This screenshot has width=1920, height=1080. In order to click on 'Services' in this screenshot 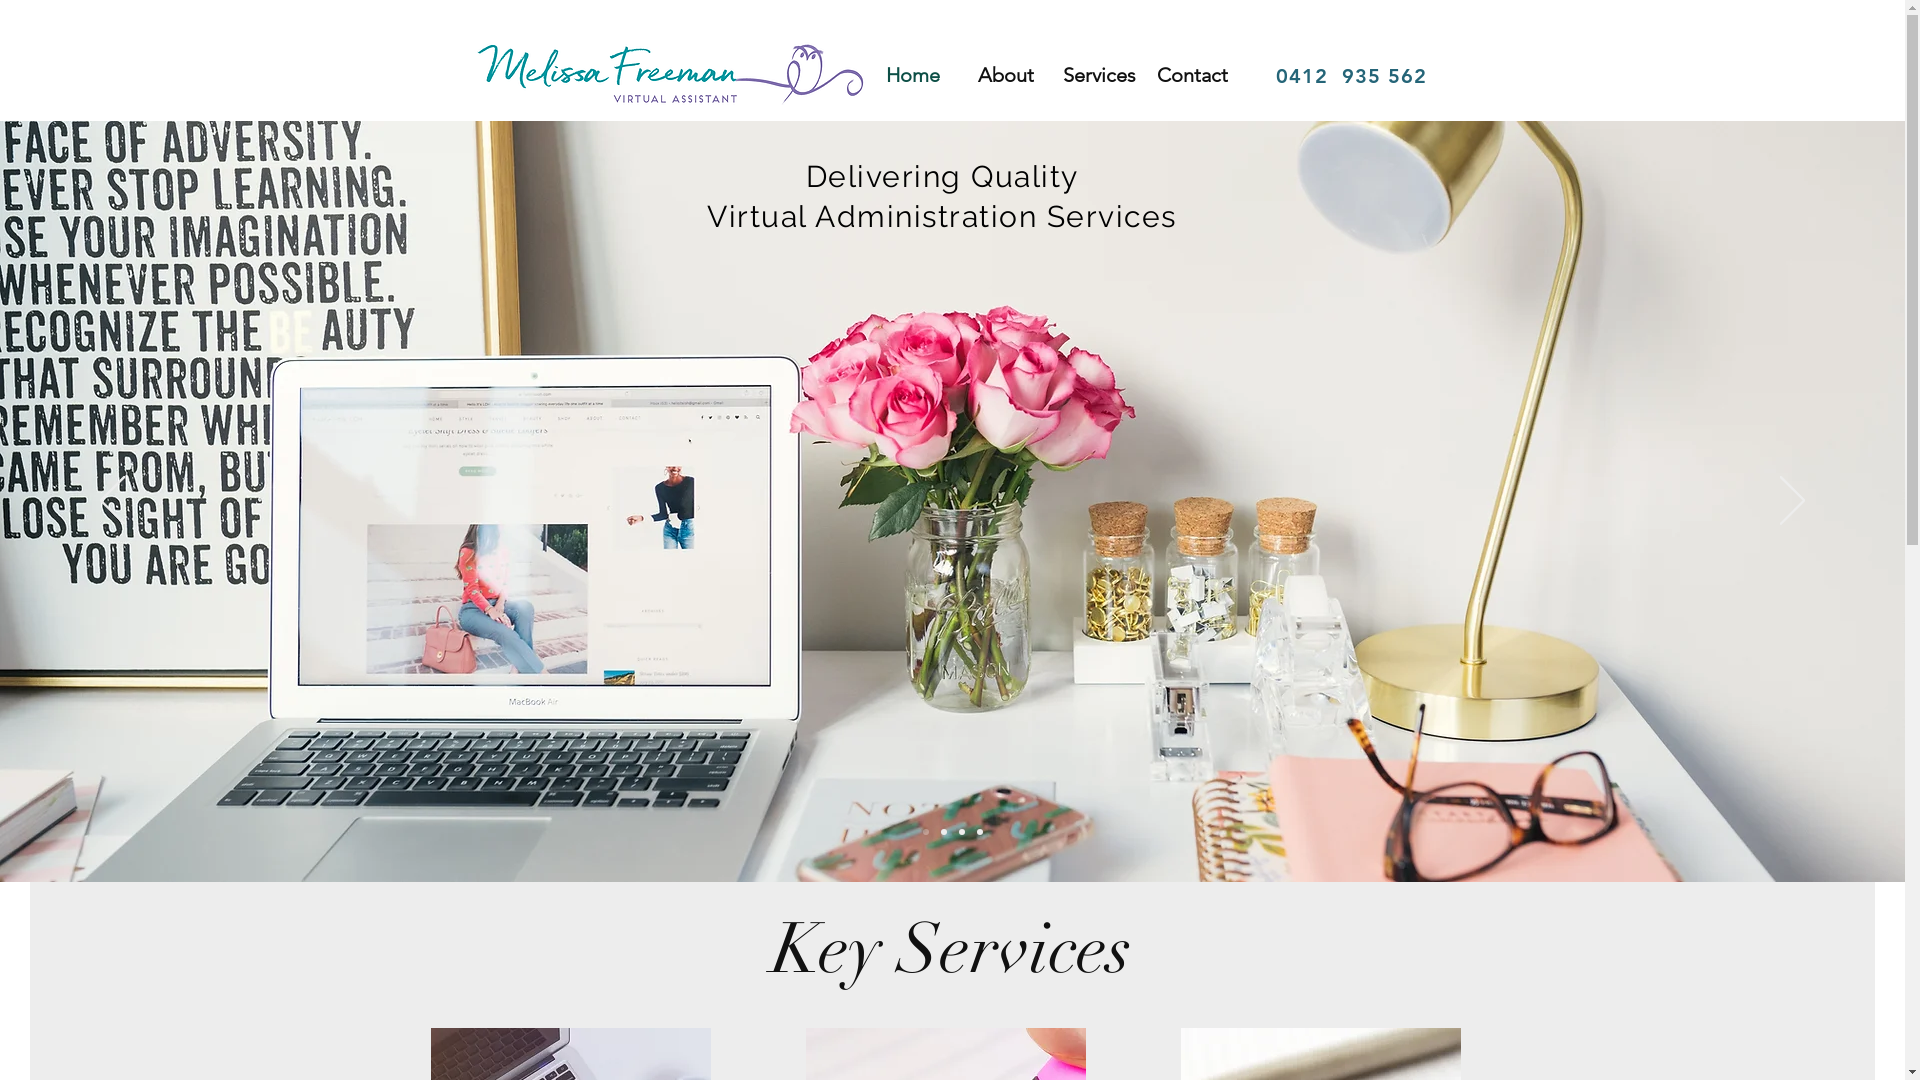, I will do `click(1097, 74)`.